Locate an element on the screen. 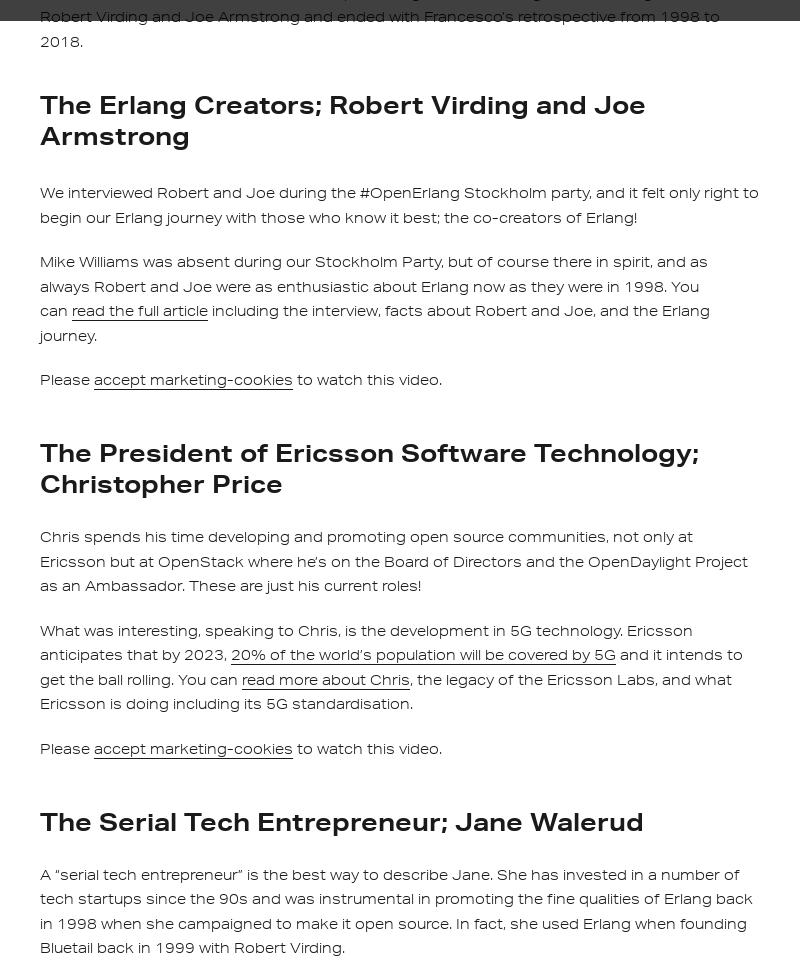 The height and width of the screenshot is (979, 800). 'A “serial tech entrepreneur” is the best way to describe Jane. She has invested in a number of tech startups since the 90s and was instrumental in promoting the fine qualities of Erlang back in 1998 when she campaigned to make it open source. In fact, she used Erlang when founding Bluetail back in 1999 with Robert Virding.' is located at coordinates (395, 909).